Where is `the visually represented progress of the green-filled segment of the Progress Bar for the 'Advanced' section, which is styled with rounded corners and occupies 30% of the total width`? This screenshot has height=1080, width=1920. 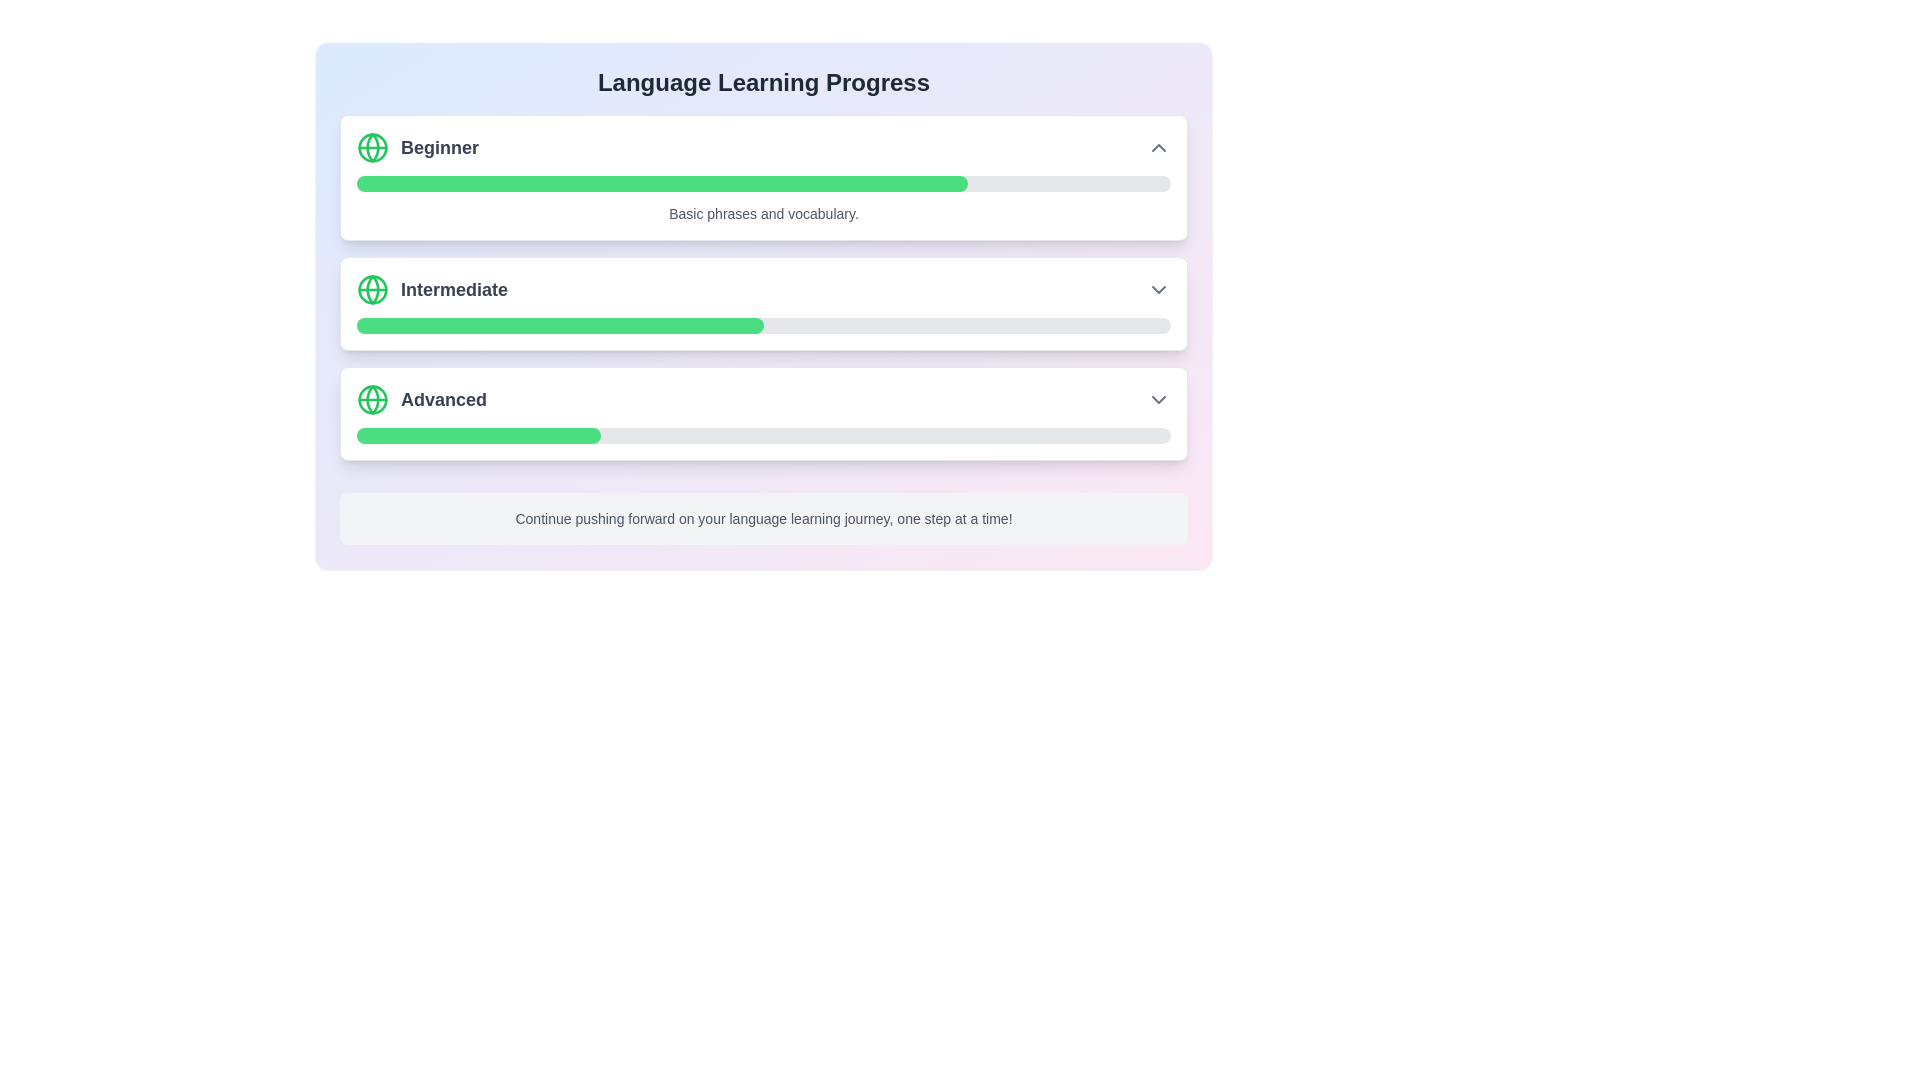 the visually represented progress of the green-filled segment of the Progress Bar for the 'Advanced' section, which is styled with rounded corners and occupies 30% of the total width is located at coordinates (478, 434).